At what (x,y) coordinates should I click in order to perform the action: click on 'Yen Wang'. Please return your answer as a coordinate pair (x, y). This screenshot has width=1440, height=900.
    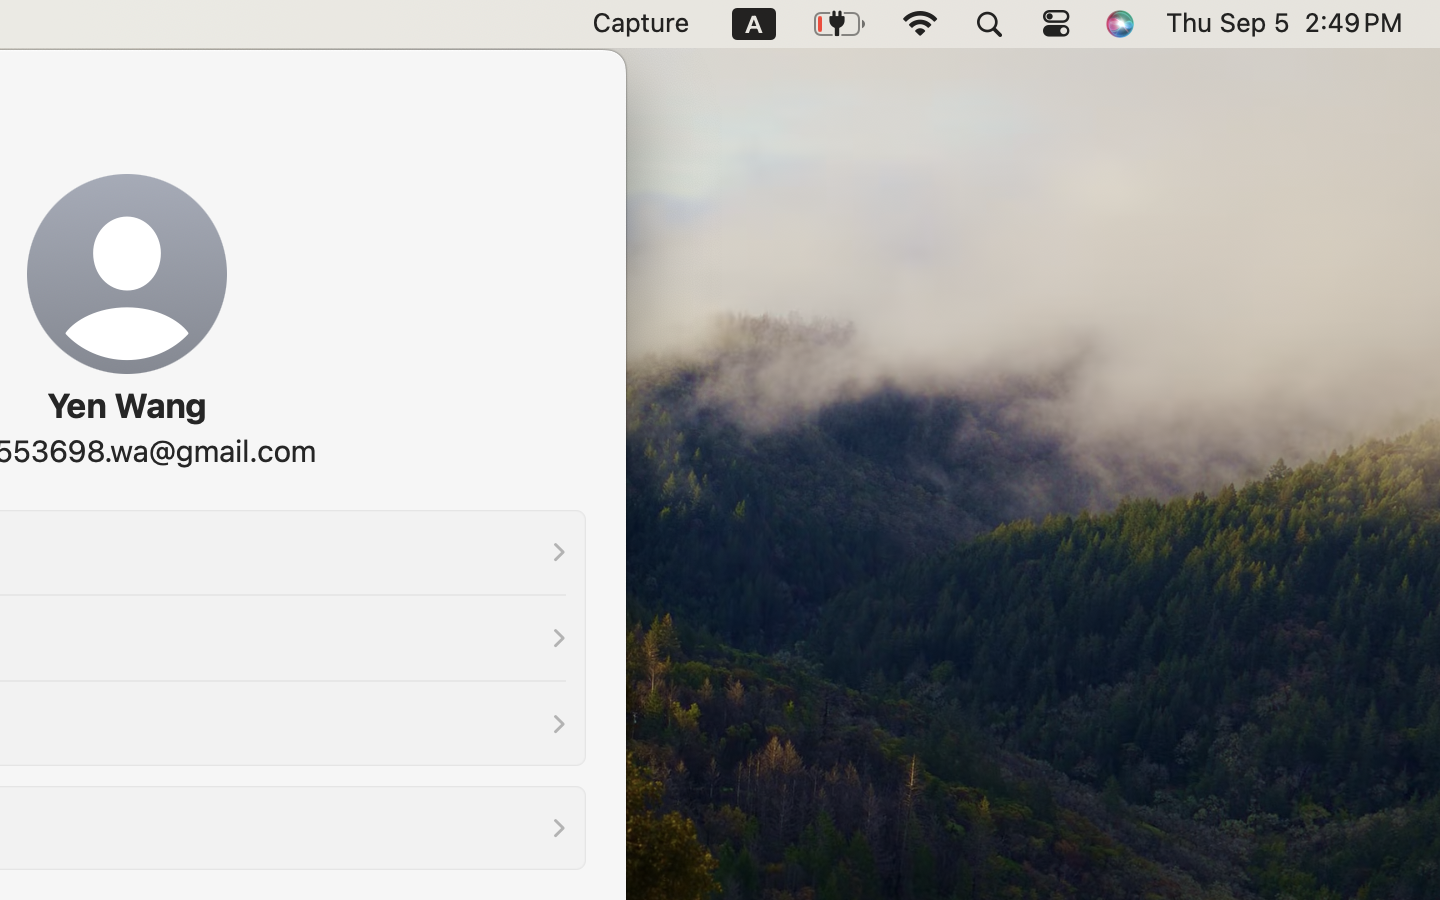
    Looking at the image, I should click on (124, 405).